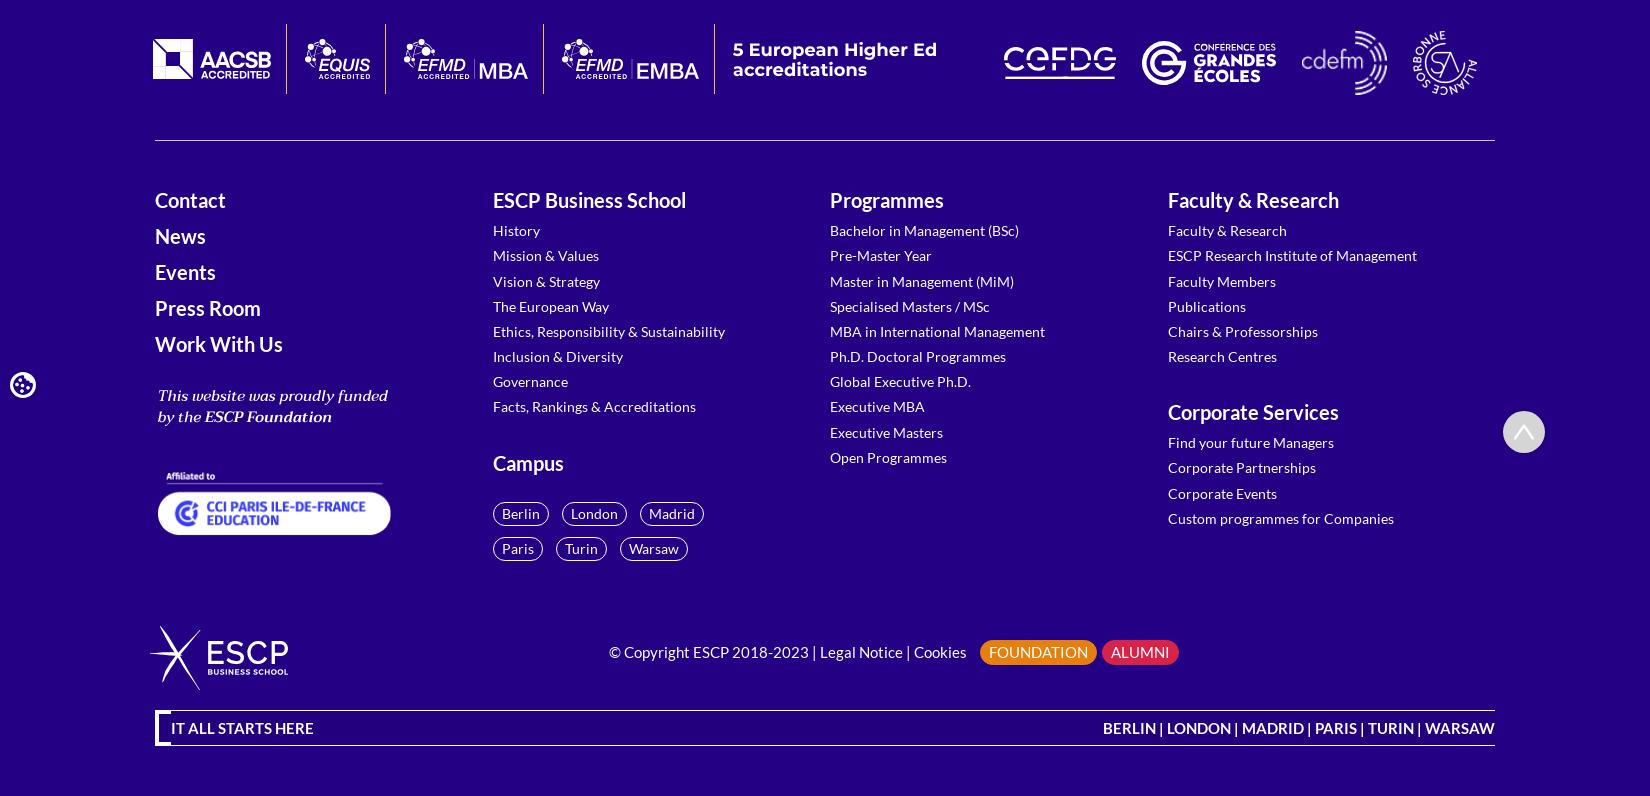 The image size is (1650, 796). Describe the element at coordinates (180, 236) in the screenshot. I see `'News'` at that location.